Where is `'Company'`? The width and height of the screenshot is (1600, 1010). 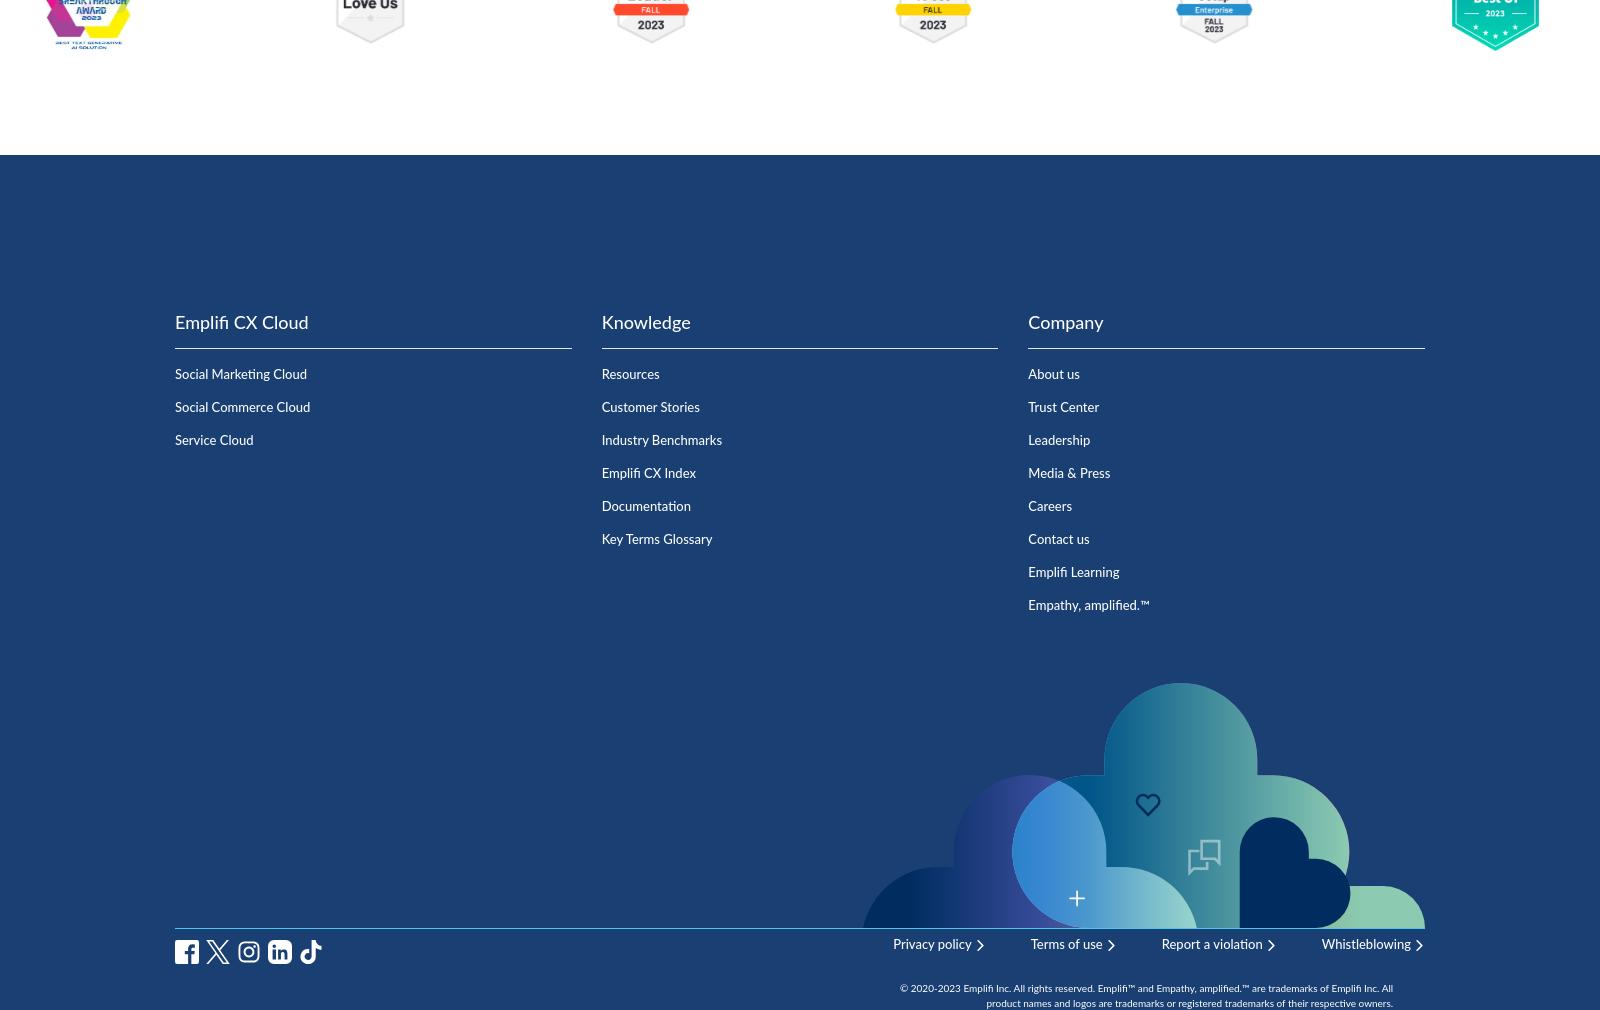
'Company' is located at coordinates (1028, 322).